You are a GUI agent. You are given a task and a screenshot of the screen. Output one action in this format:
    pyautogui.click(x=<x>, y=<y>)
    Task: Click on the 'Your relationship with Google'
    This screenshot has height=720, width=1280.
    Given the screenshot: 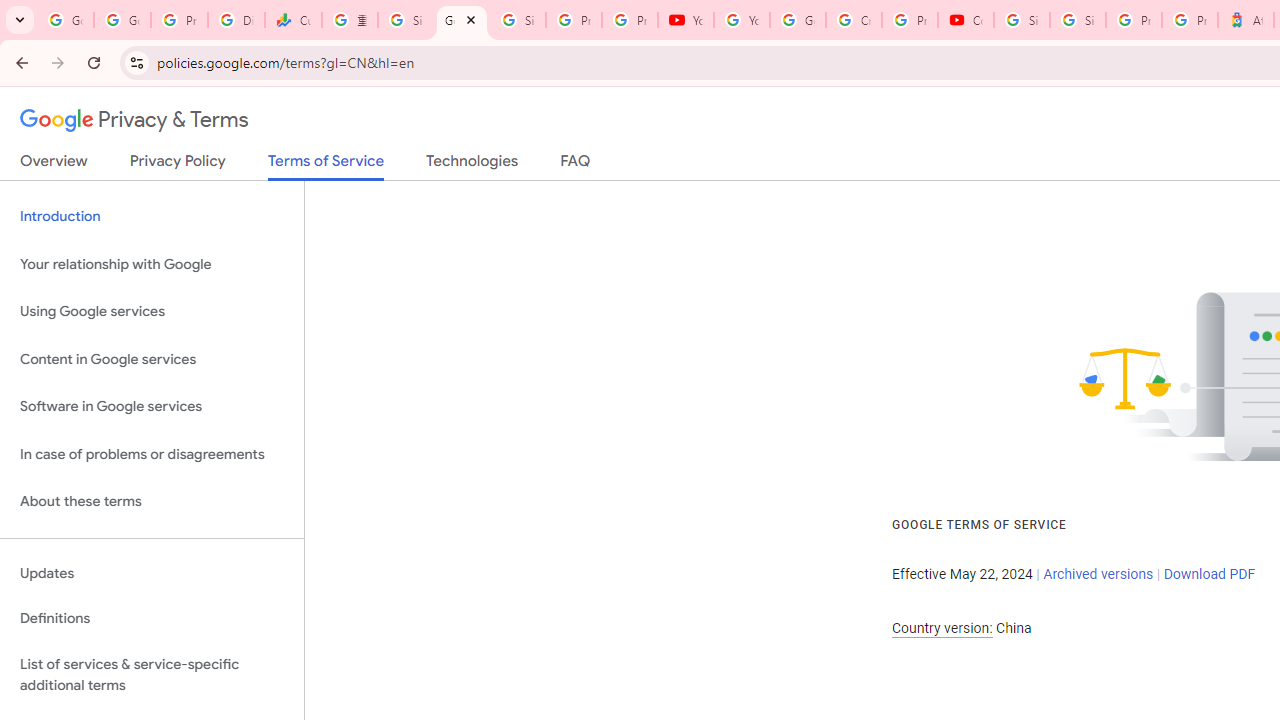 What is the action you would take?
    pyautogui.click(x=151, y=263)
    